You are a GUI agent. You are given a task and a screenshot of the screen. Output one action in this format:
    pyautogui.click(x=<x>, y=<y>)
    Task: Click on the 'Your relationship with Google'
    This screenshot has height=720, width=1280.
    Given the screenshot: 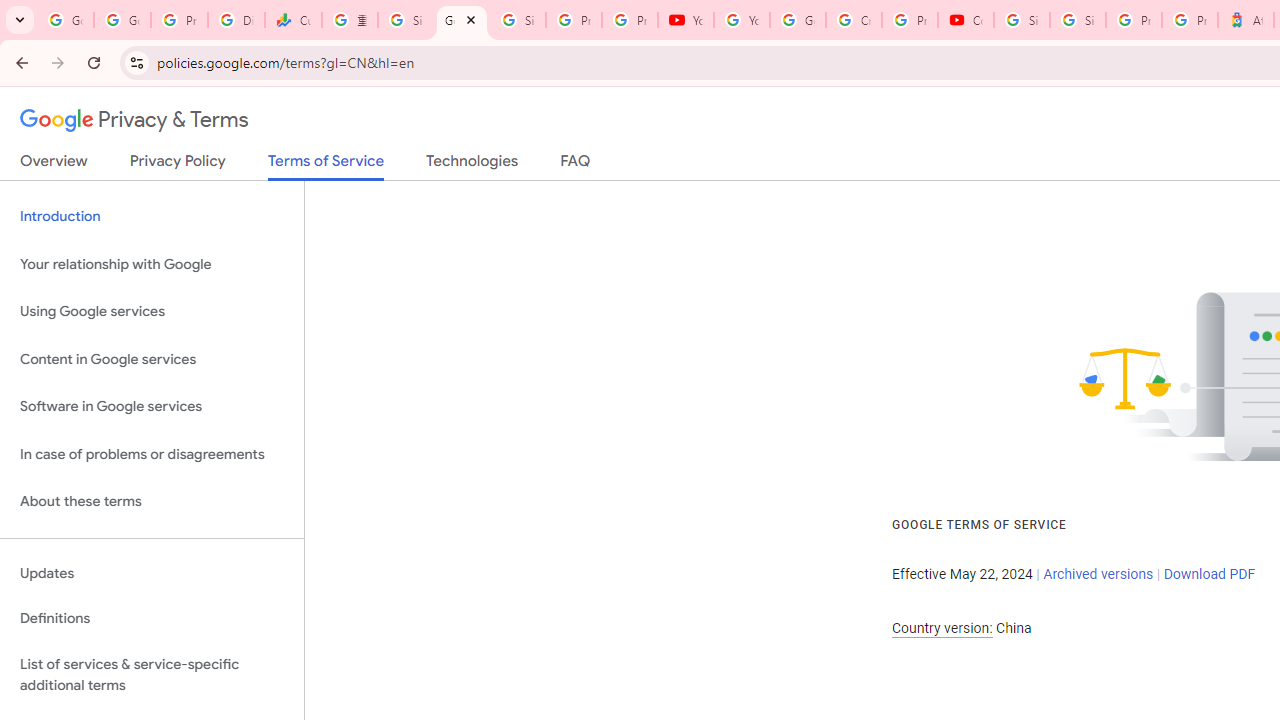 What is the action you would take?
    pyautogui.click(x=151, y=263)
    